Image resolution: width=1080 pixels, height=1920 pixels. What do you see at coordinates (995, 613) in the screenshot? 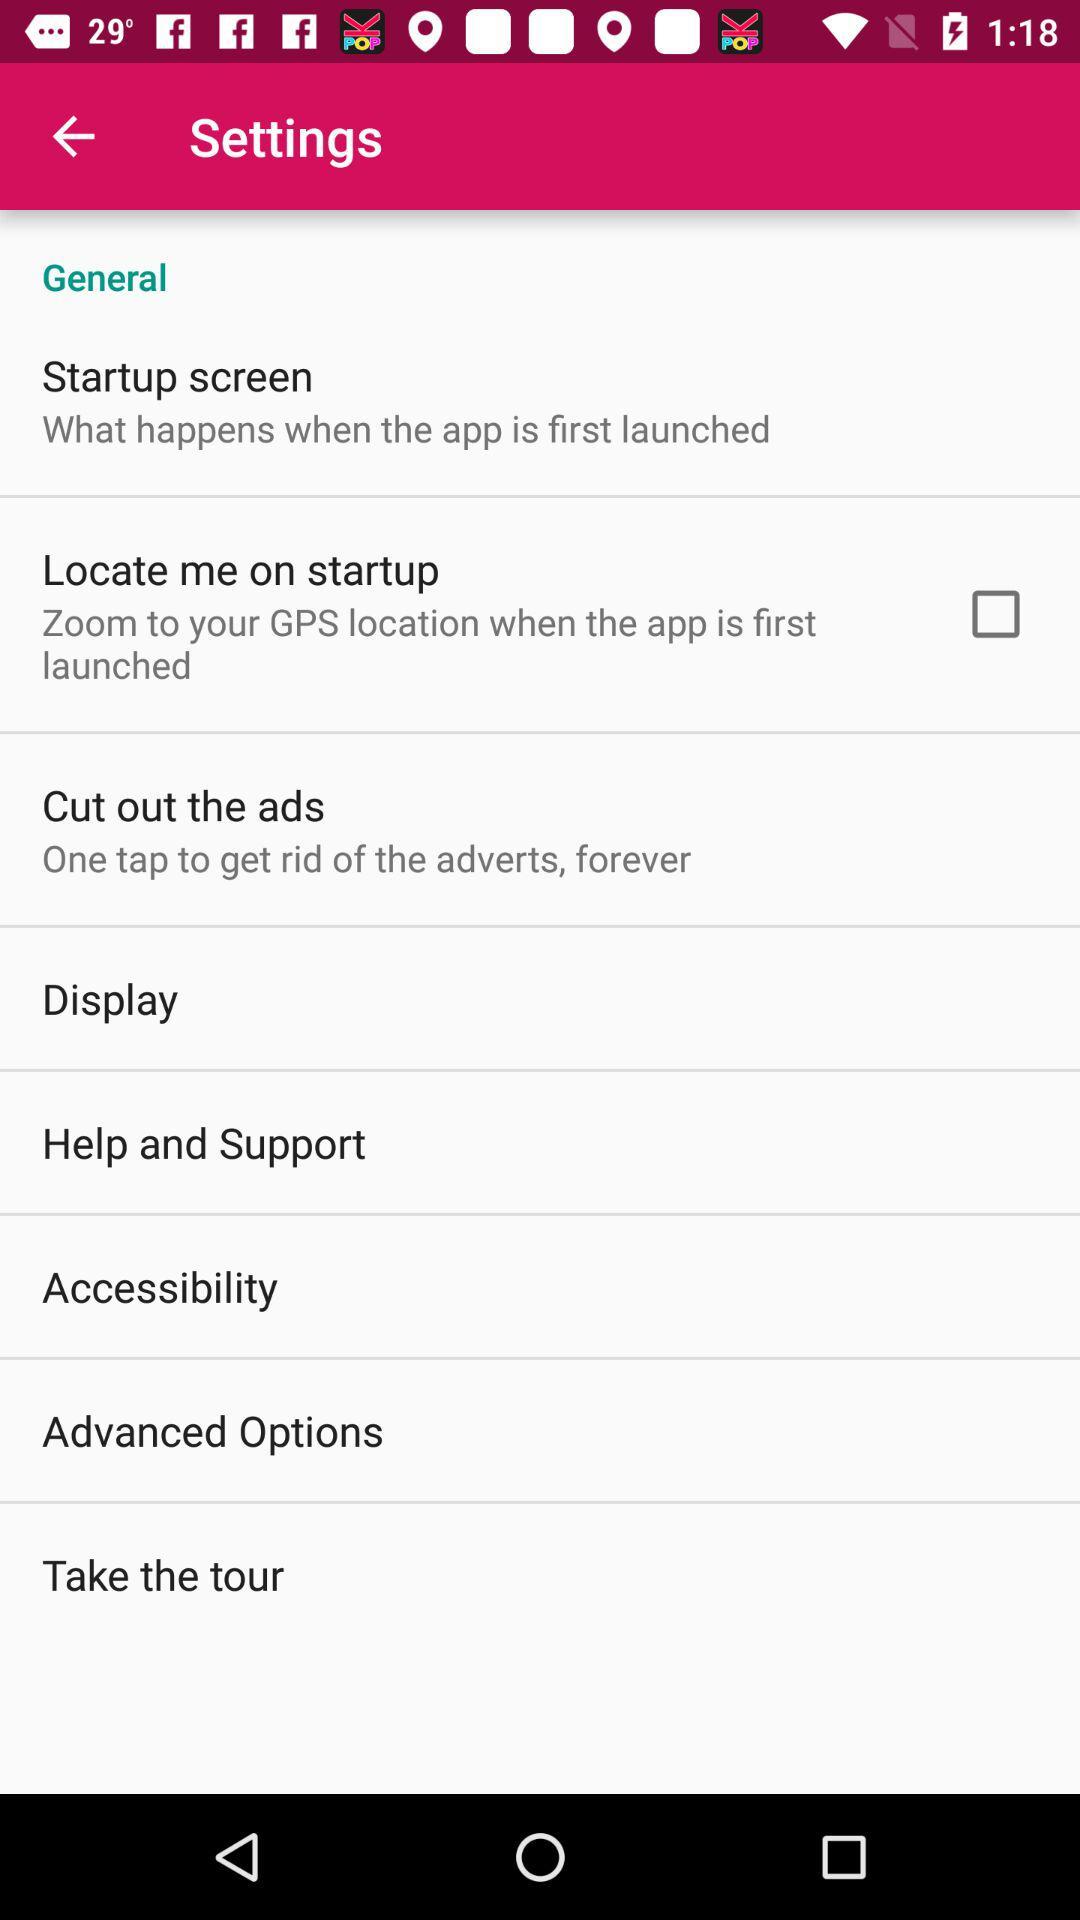
I see `the icon below the general icon` at bounding box center [995, 613].